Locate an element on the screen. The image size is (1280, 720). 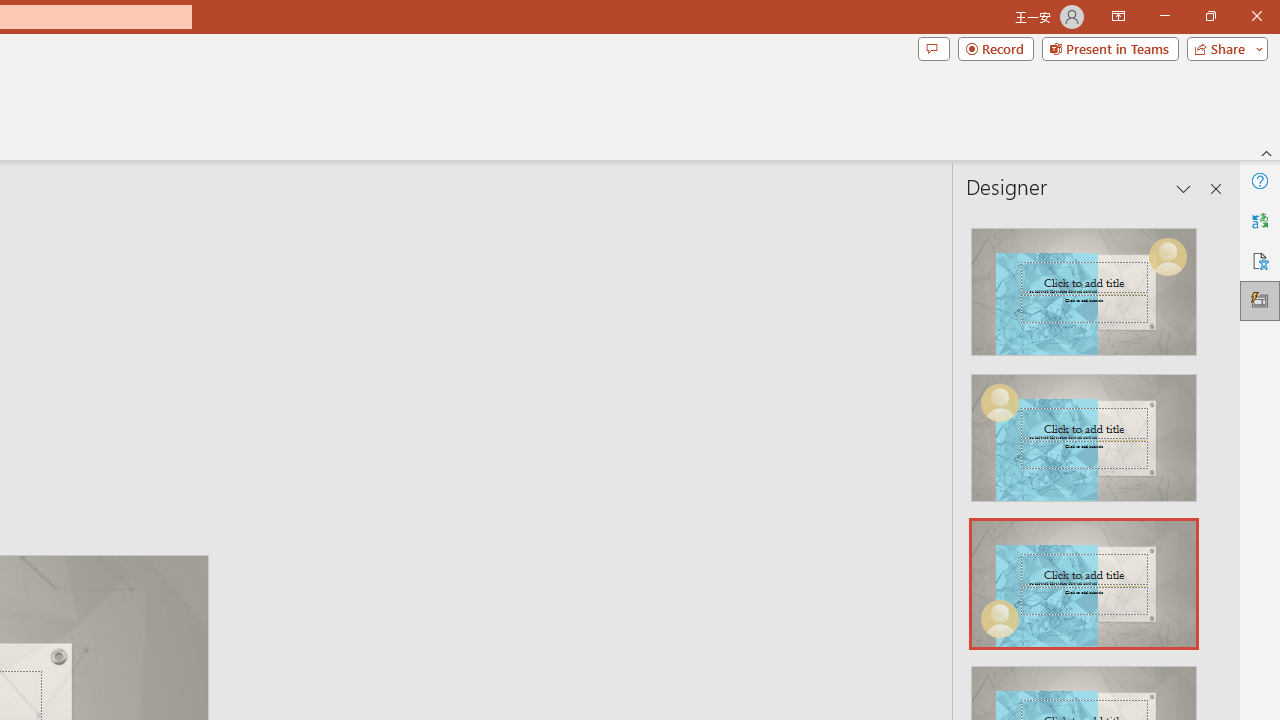
'Task Pane Options' is located at coordinates (1184, 189).